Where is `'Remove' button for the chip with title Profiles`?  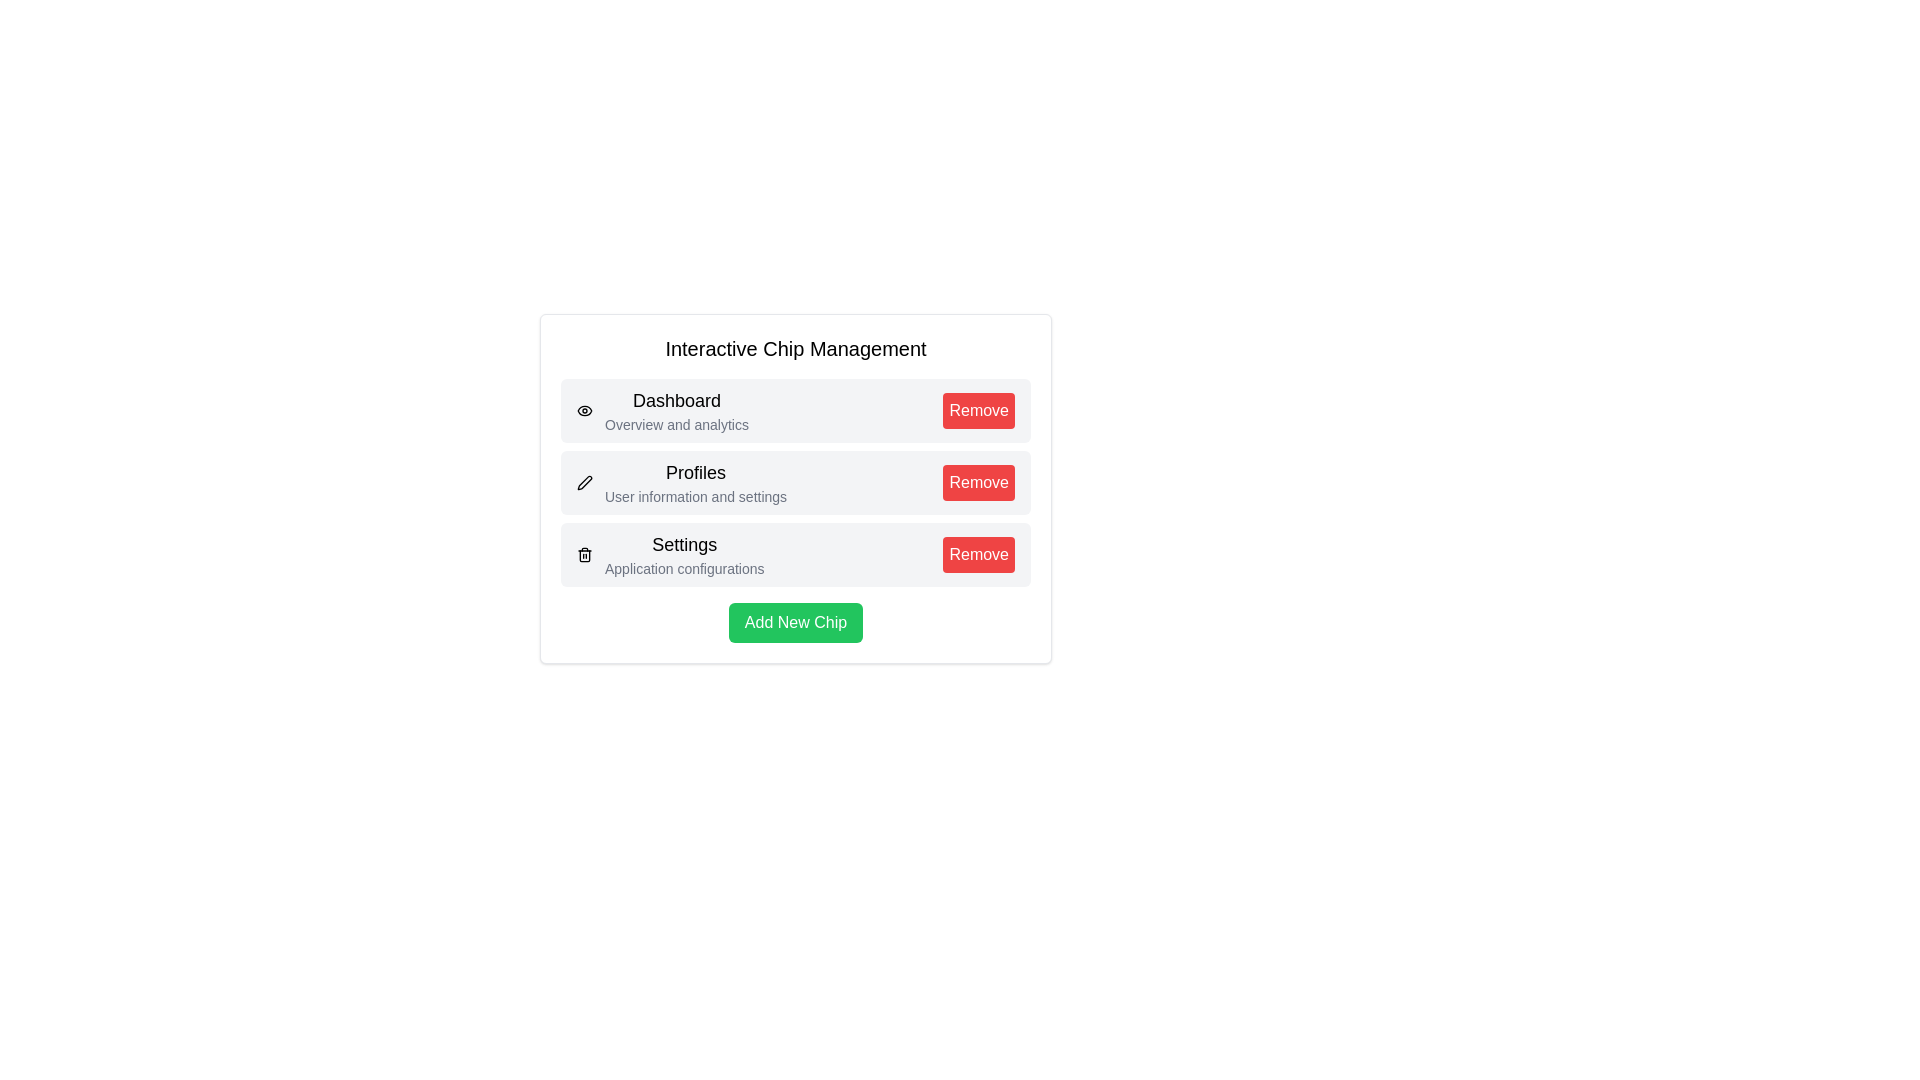 'Remove' button for the chip with title Profiles is located at coordinates (979, 482).